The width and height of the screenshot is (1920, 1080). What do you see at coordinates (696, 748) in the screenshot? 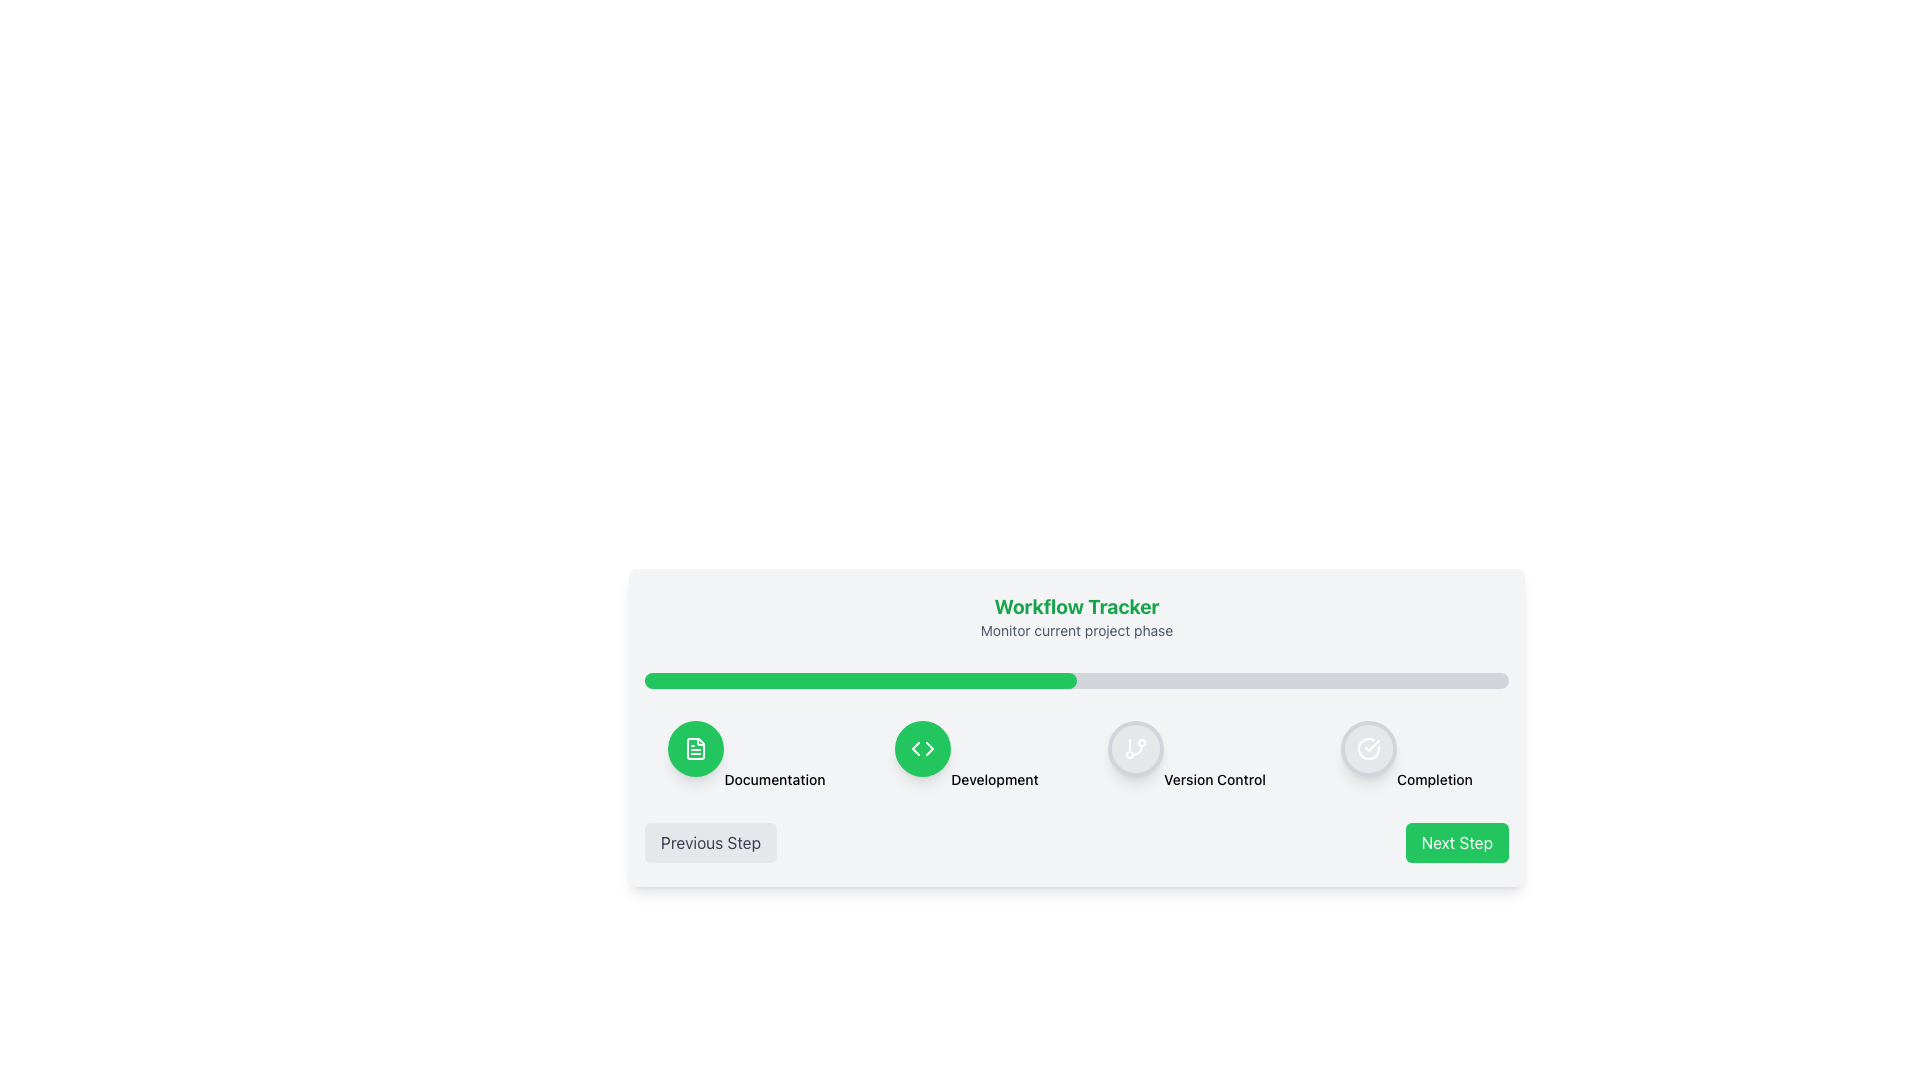
I see `the 'Documentation' icon in the workflow tracker` at bounding box center [696, 748].